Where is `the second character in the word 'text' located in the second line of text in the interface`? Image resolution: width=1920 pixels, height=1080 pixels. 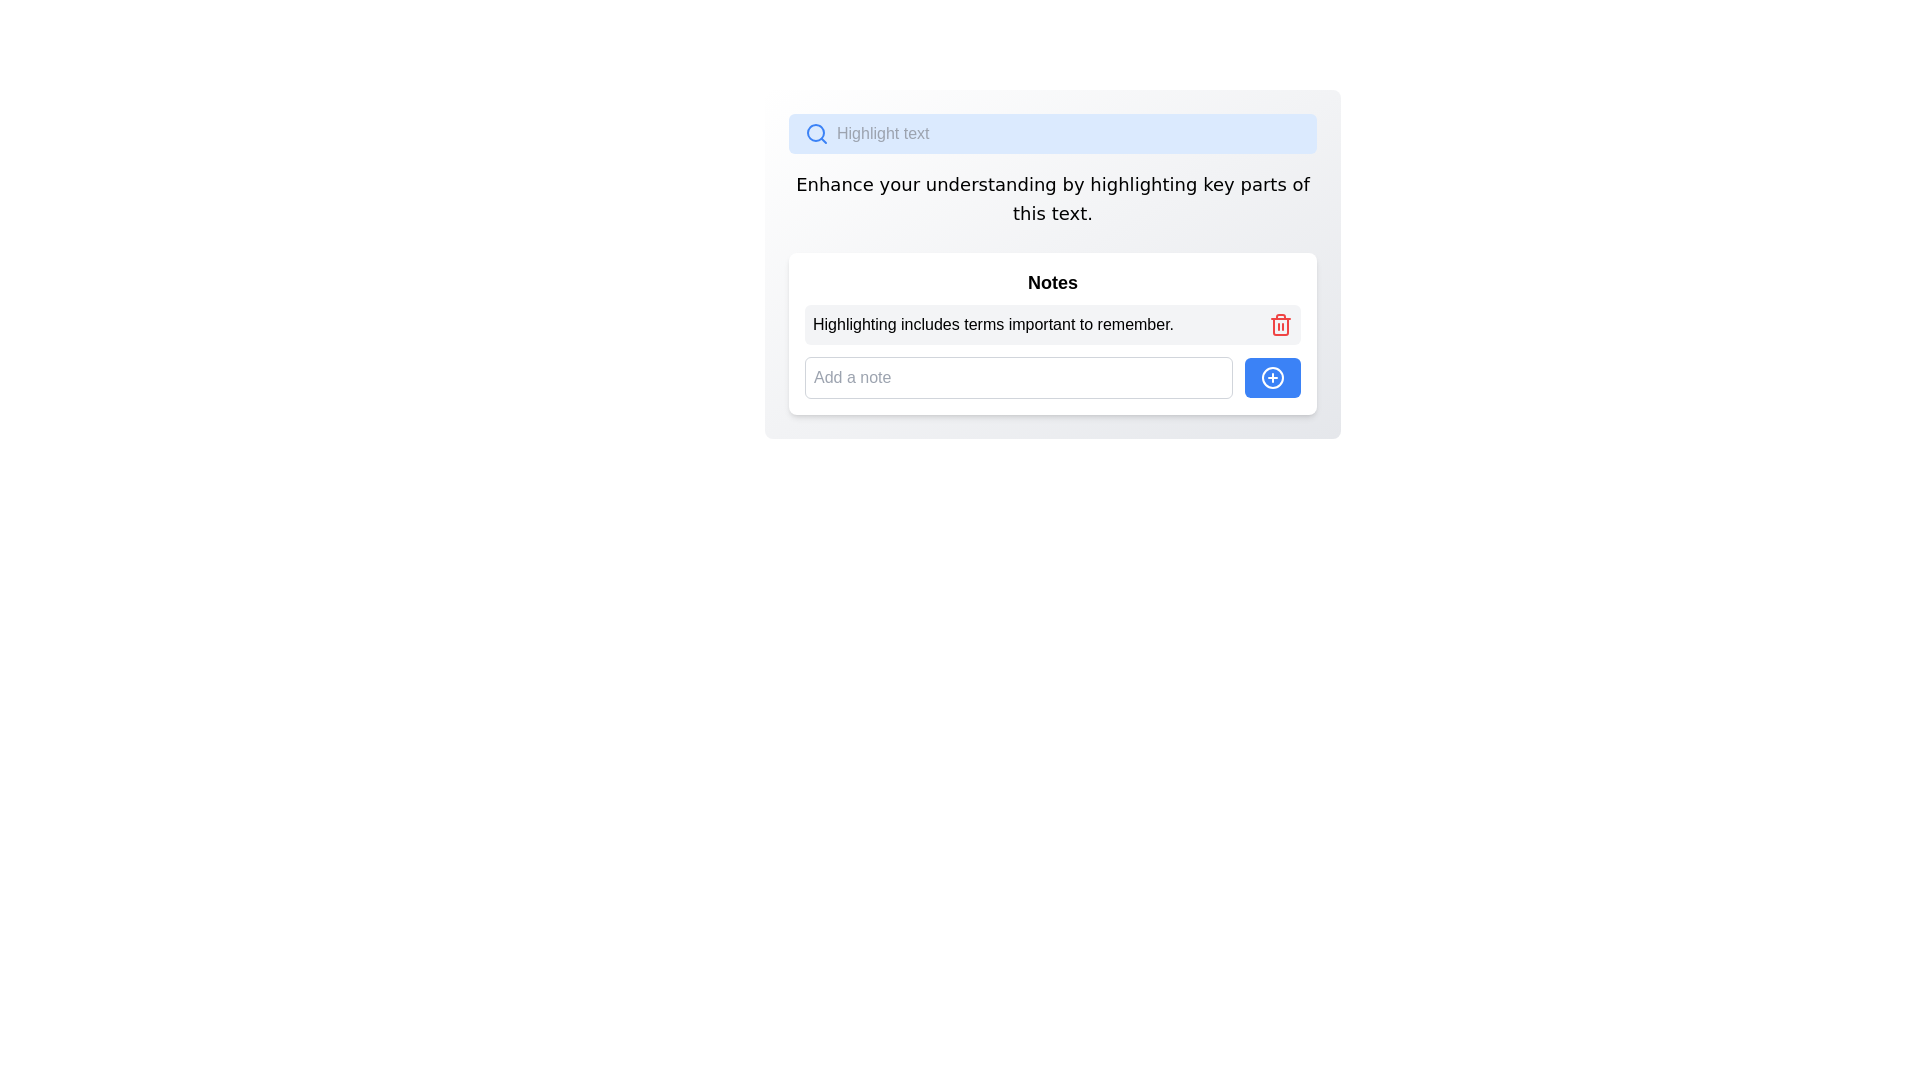 the second character in the word 'text' located in the second line of text in the interface is located at coordinates (1054, 213).